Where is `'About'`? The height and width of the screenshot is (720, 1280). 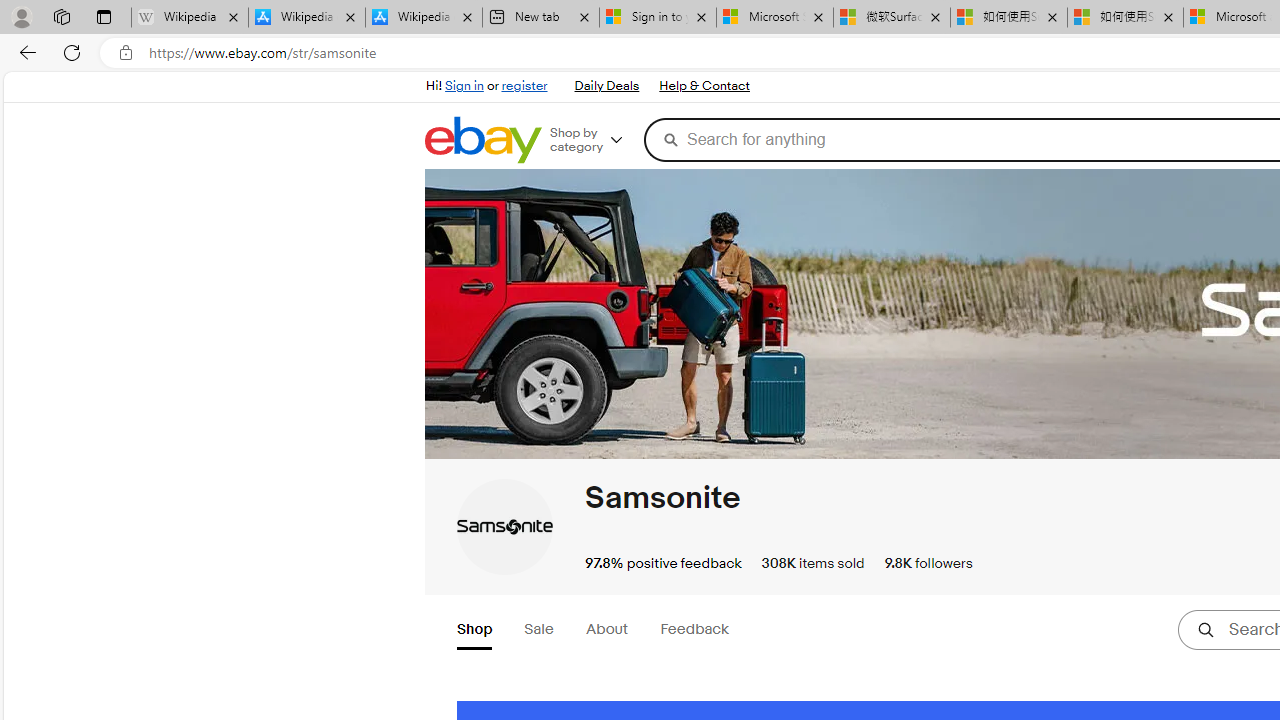
'About' is located at coordinates (605, 630).